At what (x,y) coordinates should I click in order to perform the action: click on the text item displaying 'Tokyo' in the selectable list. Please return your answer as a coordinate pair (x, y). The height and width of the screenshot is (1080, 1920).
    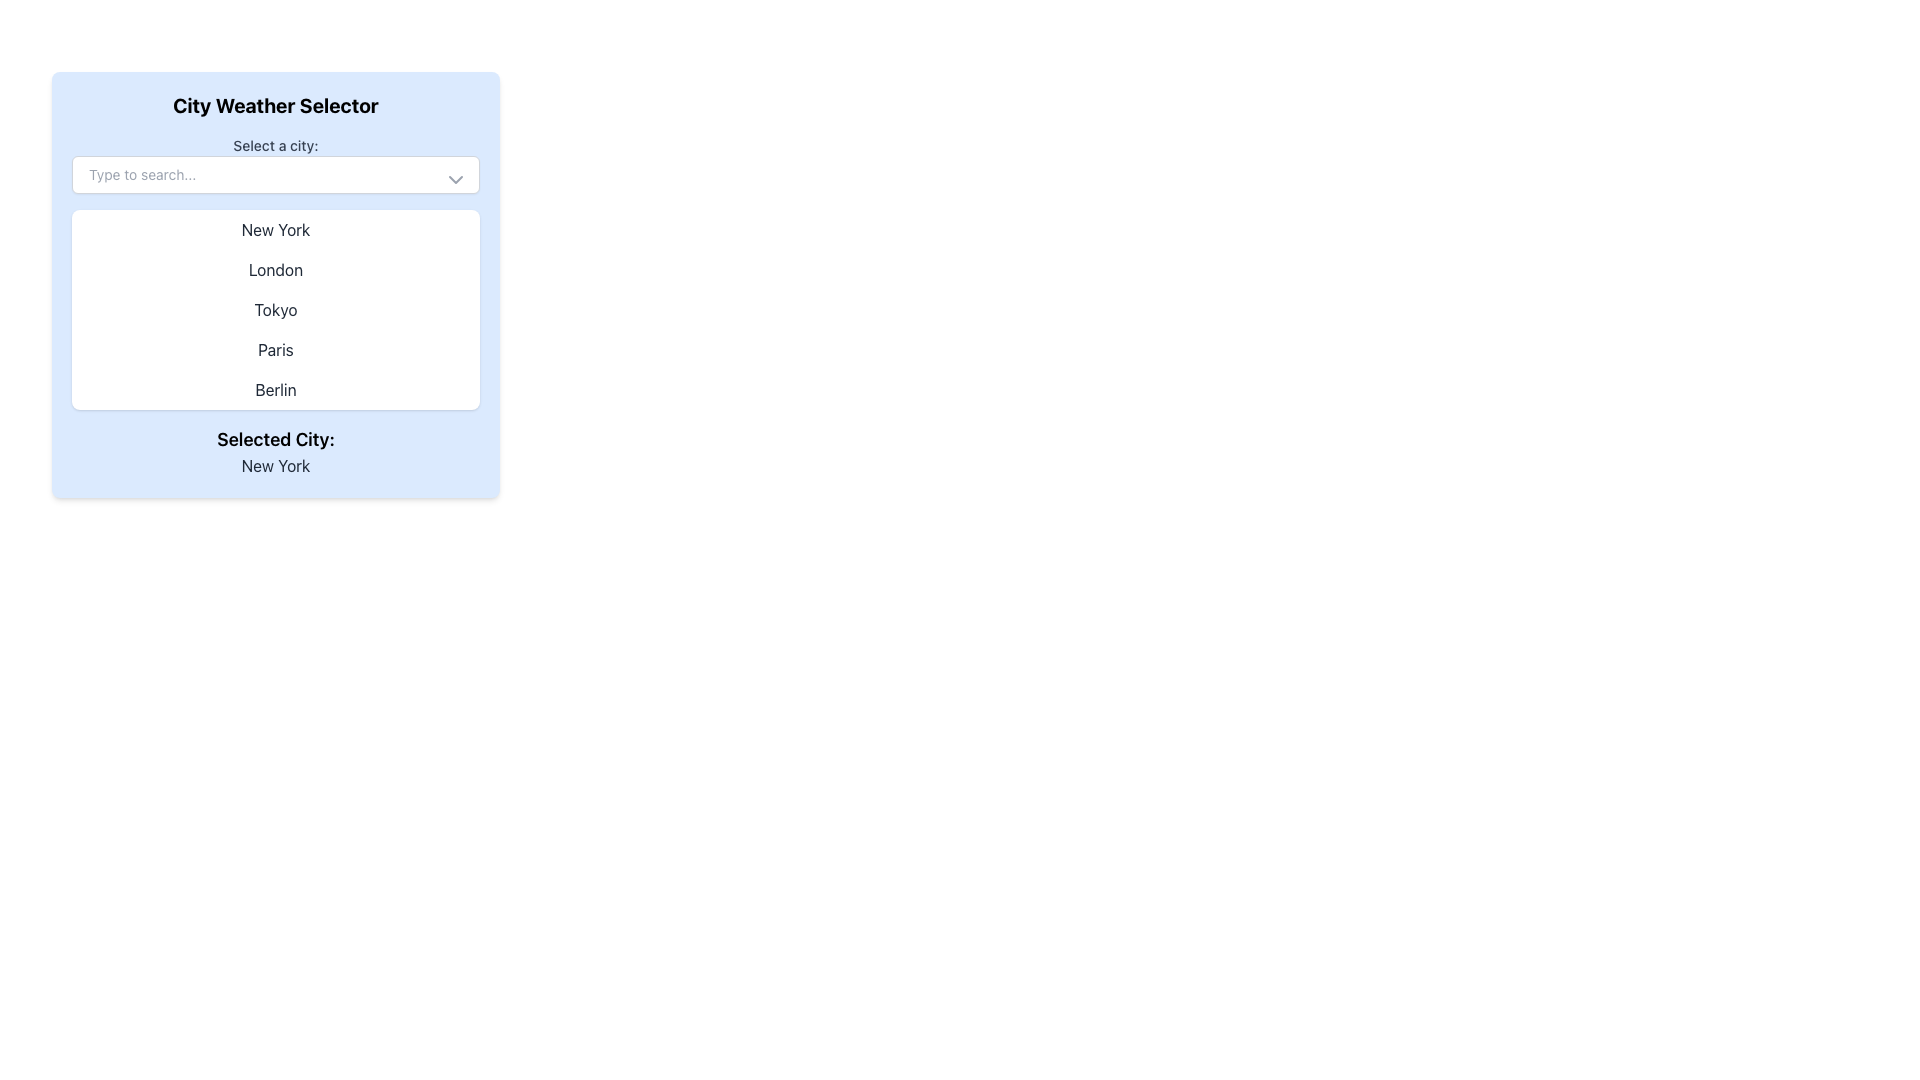
    Looking at the image, I should click on (274, 309).